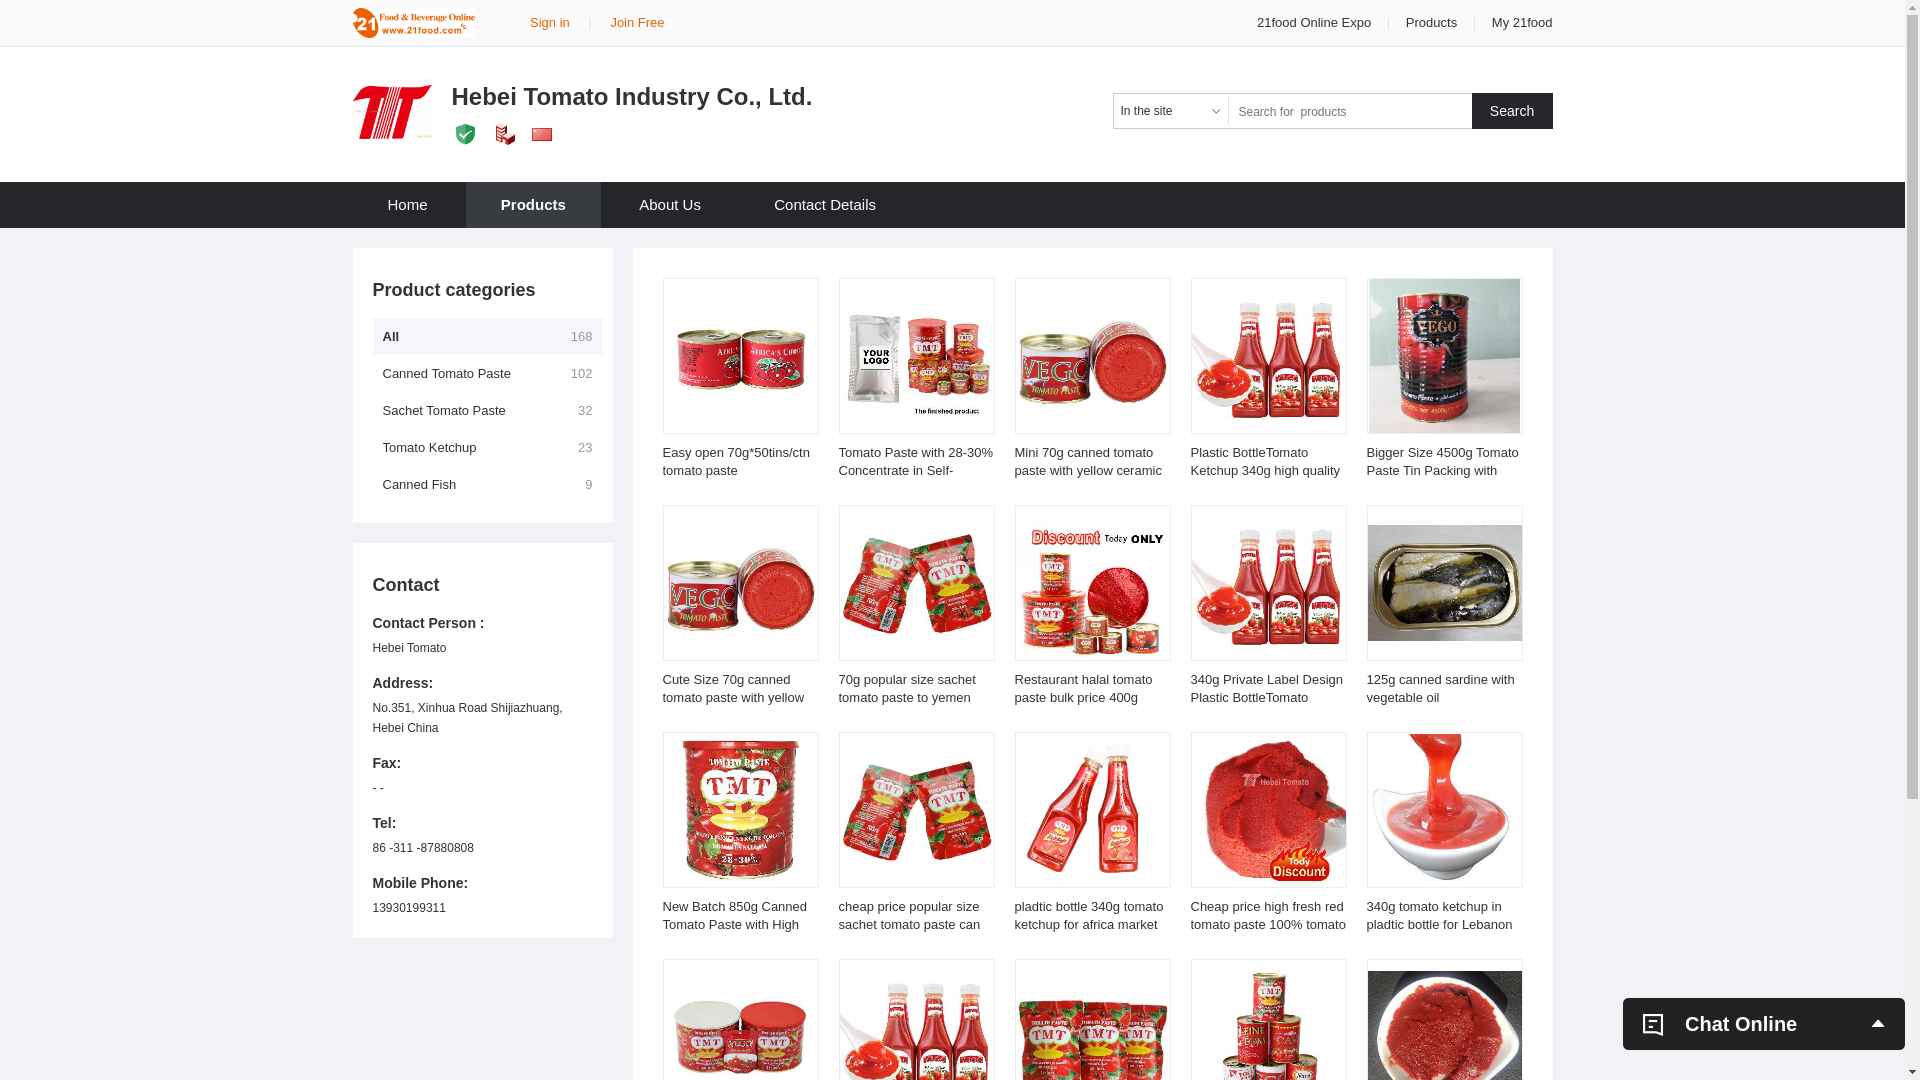  What do you see at coordinates (670, 204) in the screenshot?
I see `'About Us'` at bounding box center [670, 204].